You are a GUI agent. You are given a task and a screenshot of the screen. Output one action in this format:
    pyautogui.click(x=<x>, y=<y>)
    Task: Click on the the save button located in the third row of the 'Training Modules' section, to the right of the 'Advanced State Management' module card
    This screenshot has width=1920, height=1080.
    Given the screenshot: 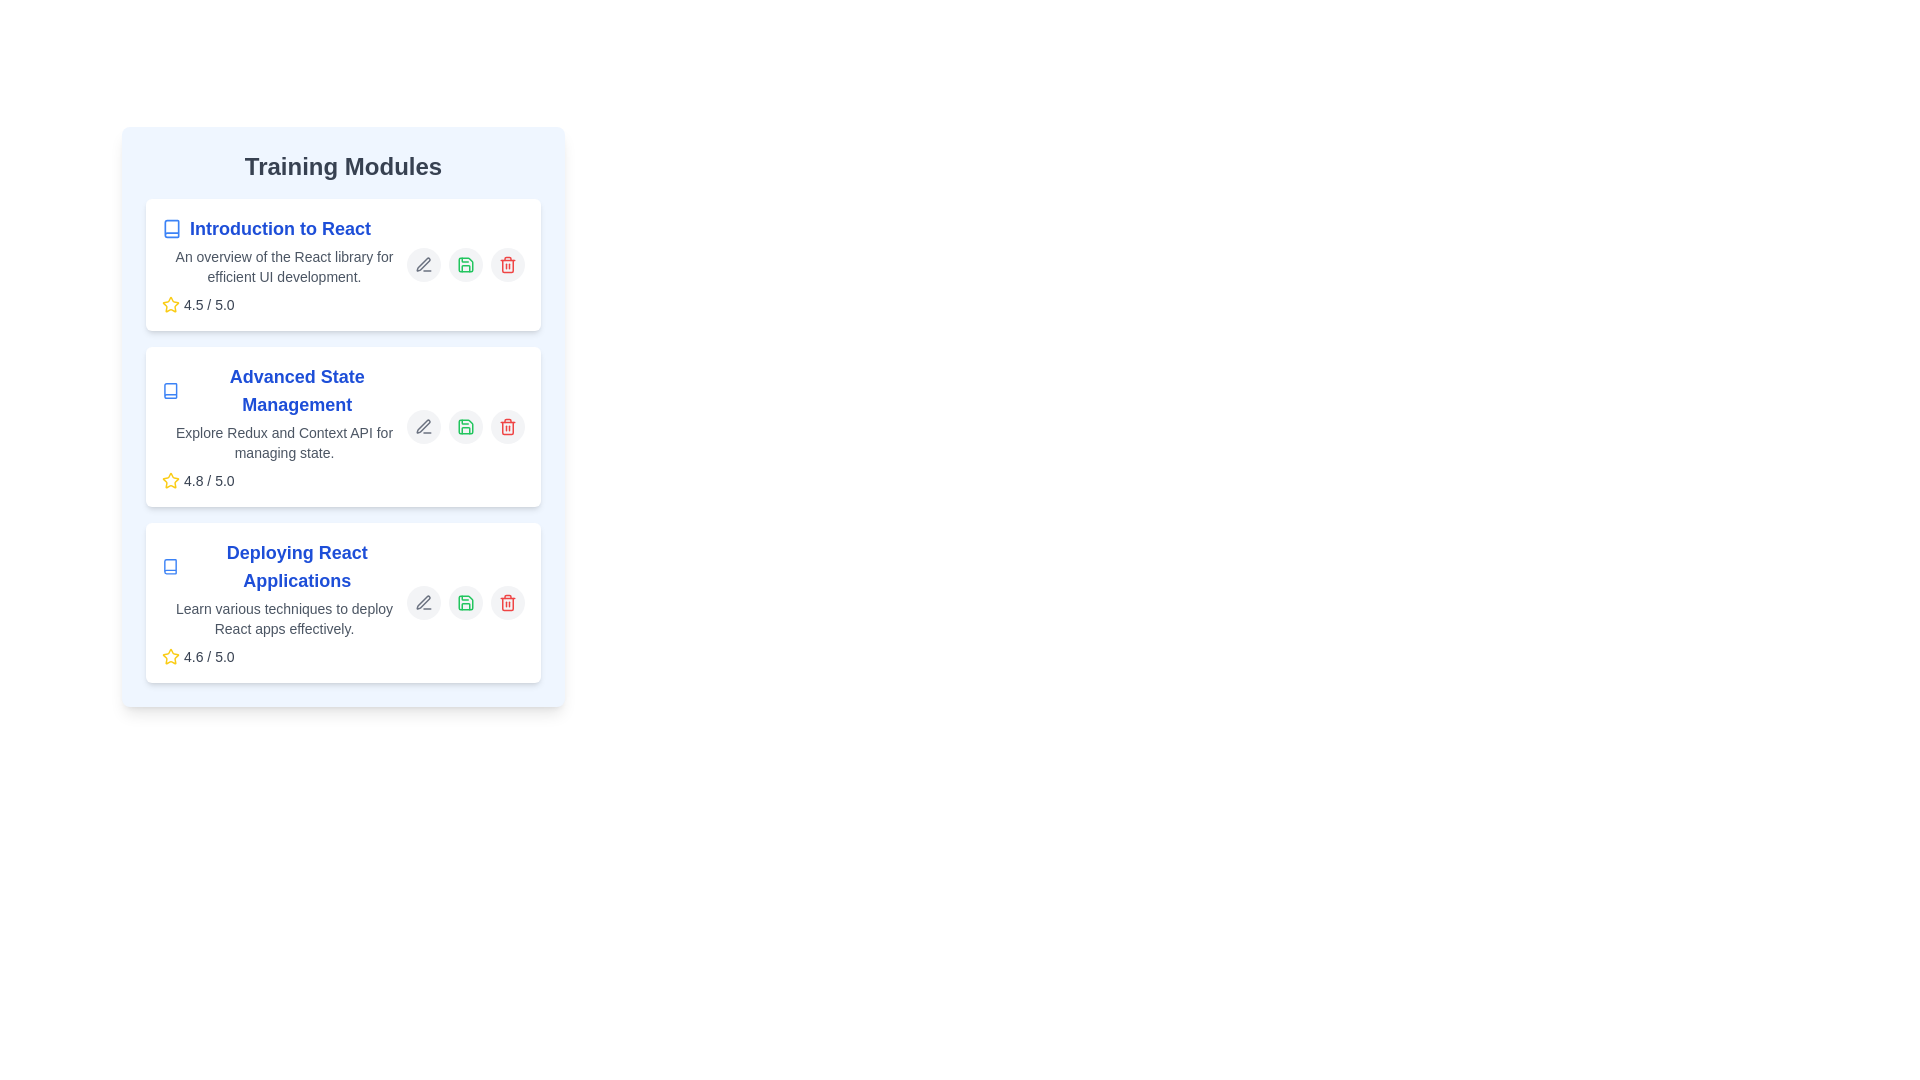 What is the action you would take?
    pyautogui.click(x=464, y=426)
    